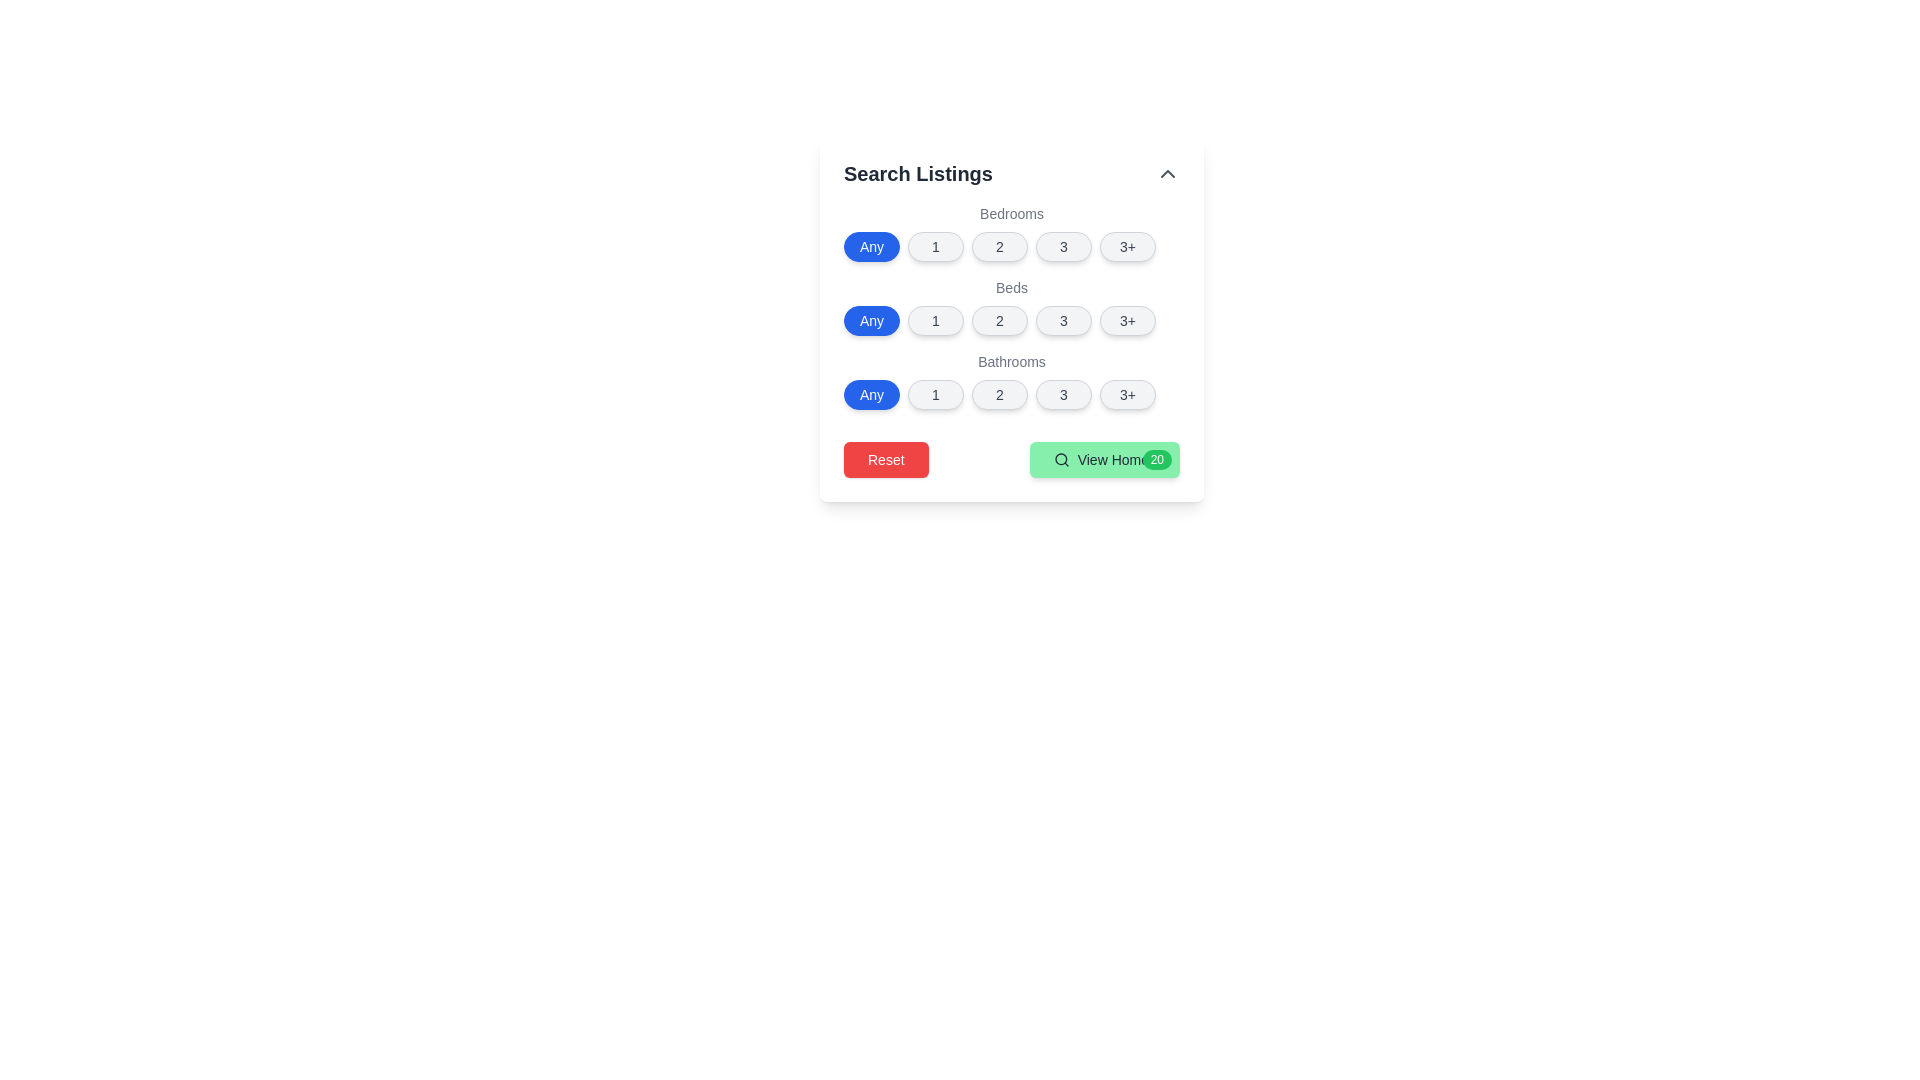 This screenshot has width=1920, height=1080. What do you see at coordinates (872, 245) in the screenshot?
I see `the first filter button in the 'Bedrooms' filter section` at bounding box center [872, 245].